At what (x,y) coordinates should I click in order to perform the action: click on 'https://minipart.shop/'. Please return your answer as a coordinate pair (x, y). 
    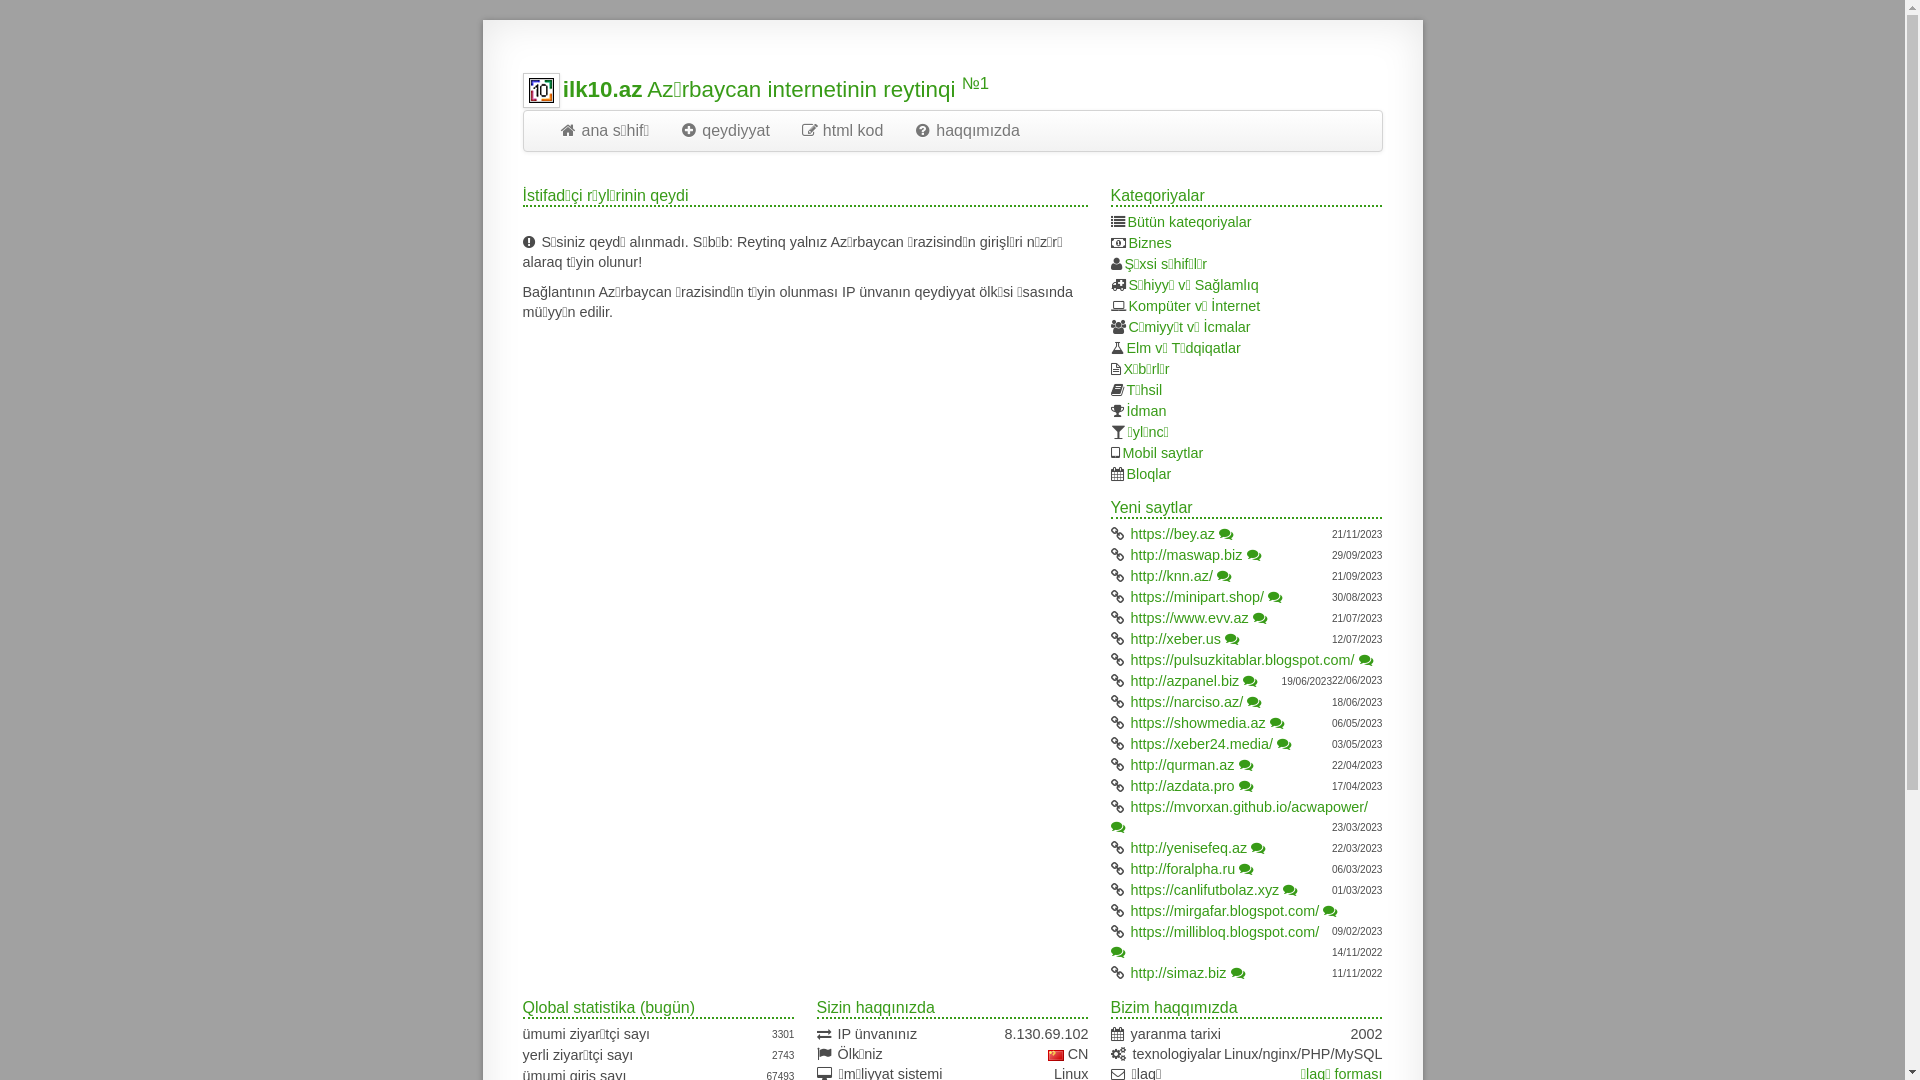
    Looking at the image, I should click on (1198, 596).